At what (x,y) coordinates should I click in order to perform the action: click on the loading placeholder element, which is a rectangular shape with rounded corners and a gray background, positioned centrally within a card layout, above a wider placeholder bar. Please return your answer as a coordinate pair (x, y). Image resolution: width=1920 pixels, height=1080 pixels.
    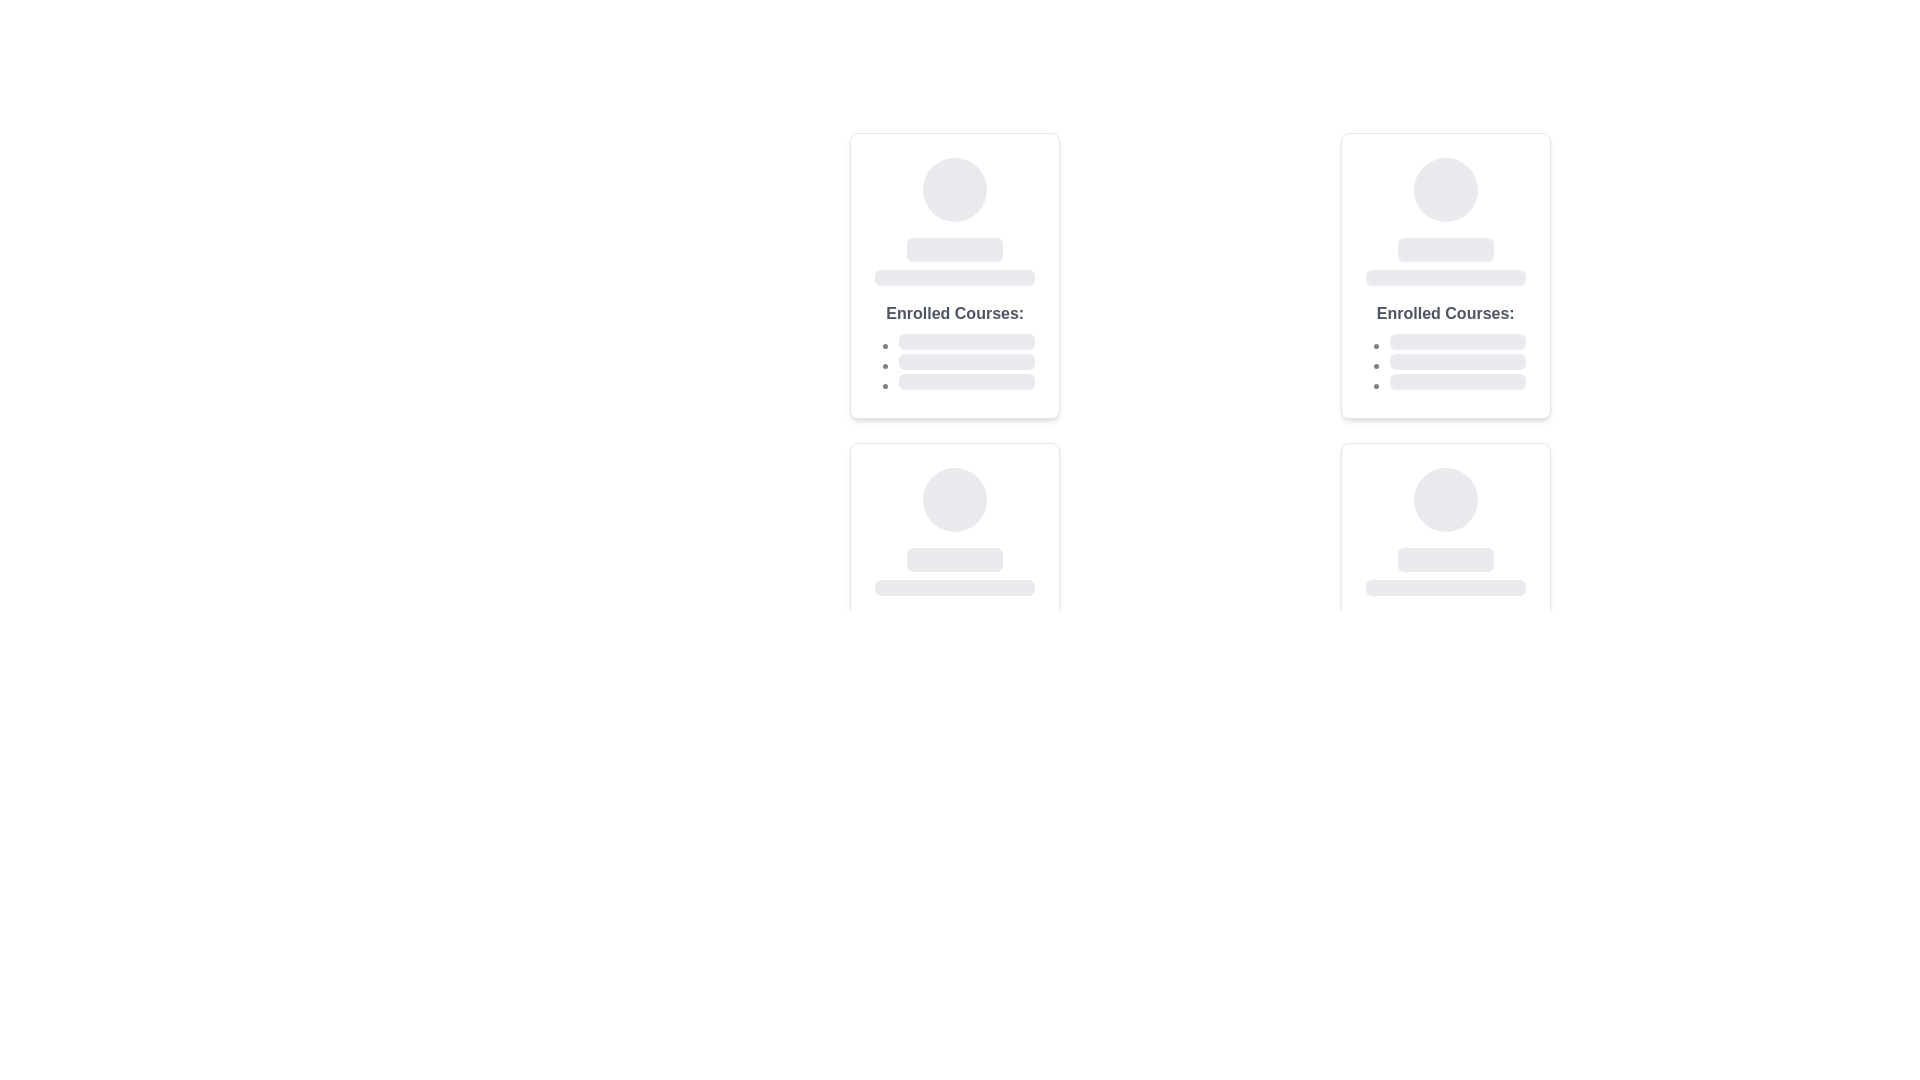
    Looking at the image, I should click on (954, 559).